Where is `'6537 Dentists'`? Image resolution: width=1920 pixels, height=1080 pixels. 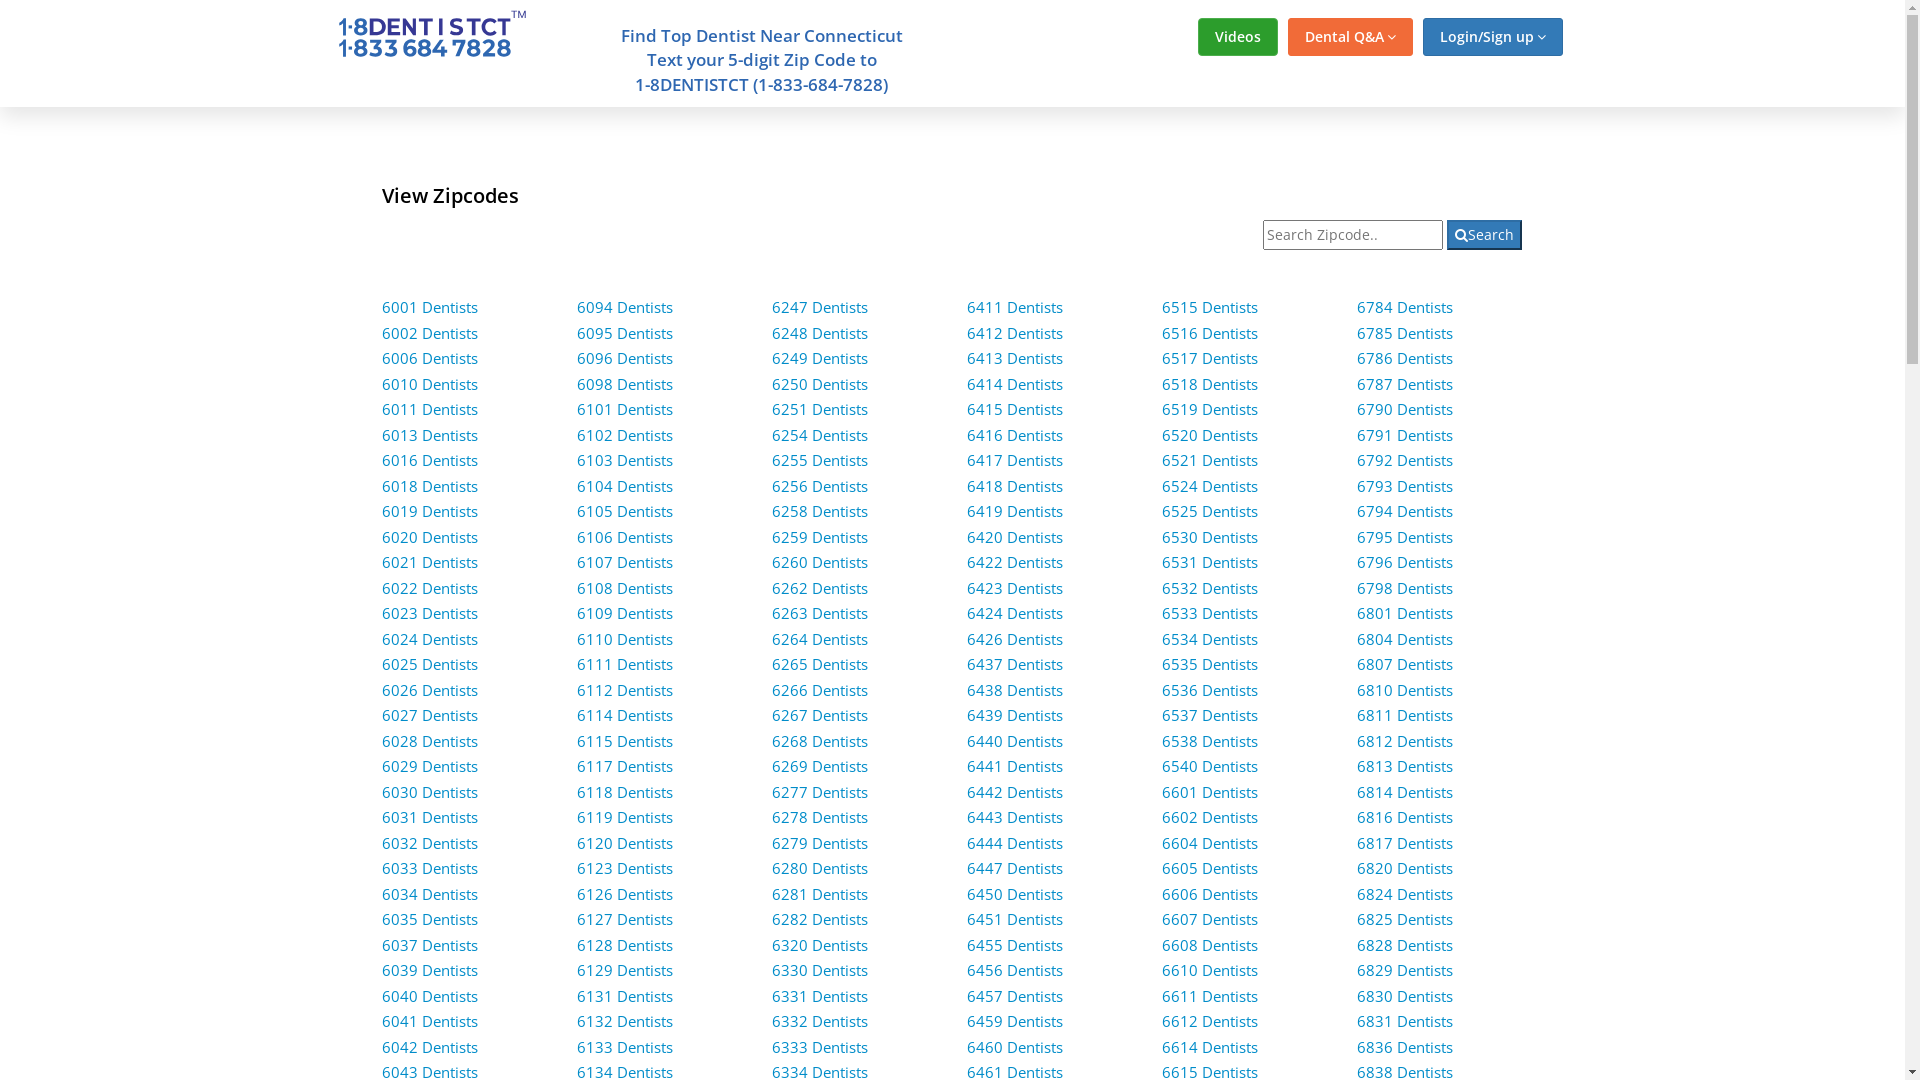
'6537 Dentists' is located at coordinates (1208, 713).